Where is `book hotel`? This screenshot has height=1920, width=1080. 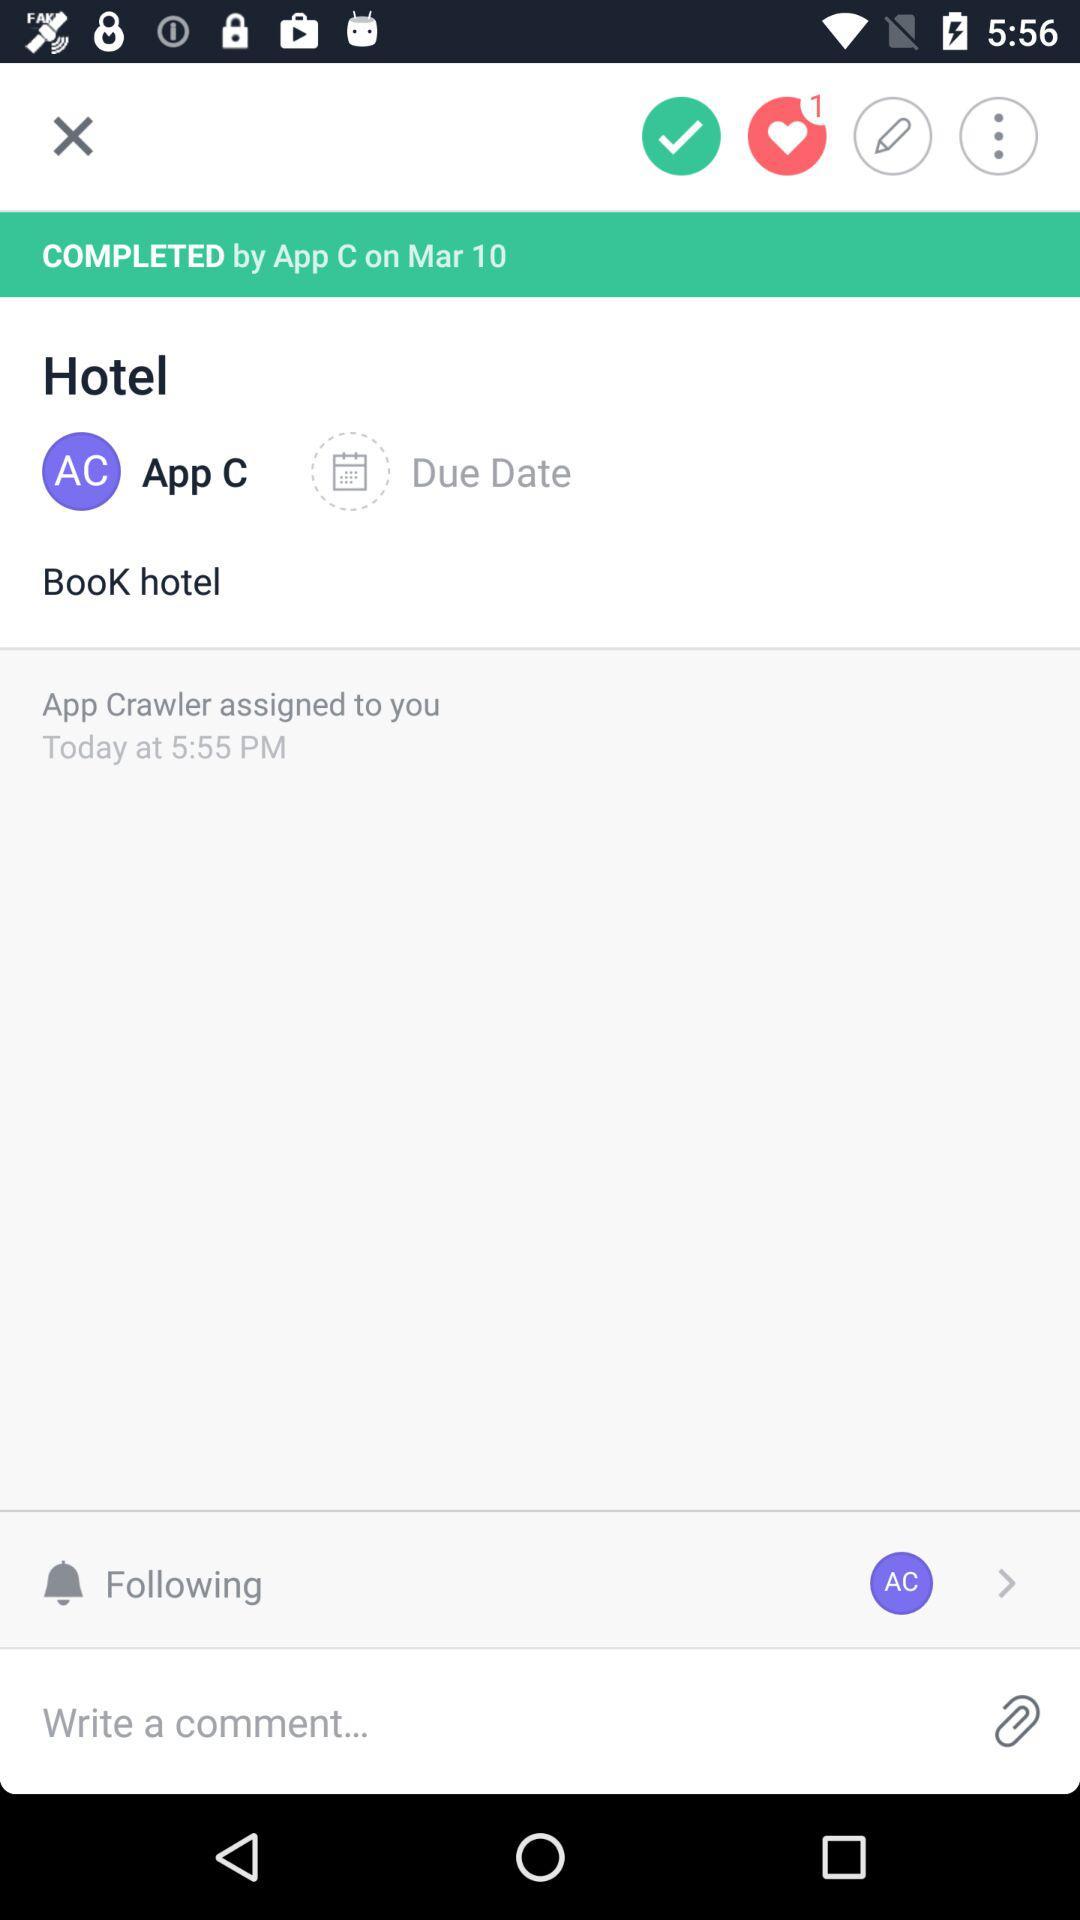
book hotel is located at coordinates (540, 600).